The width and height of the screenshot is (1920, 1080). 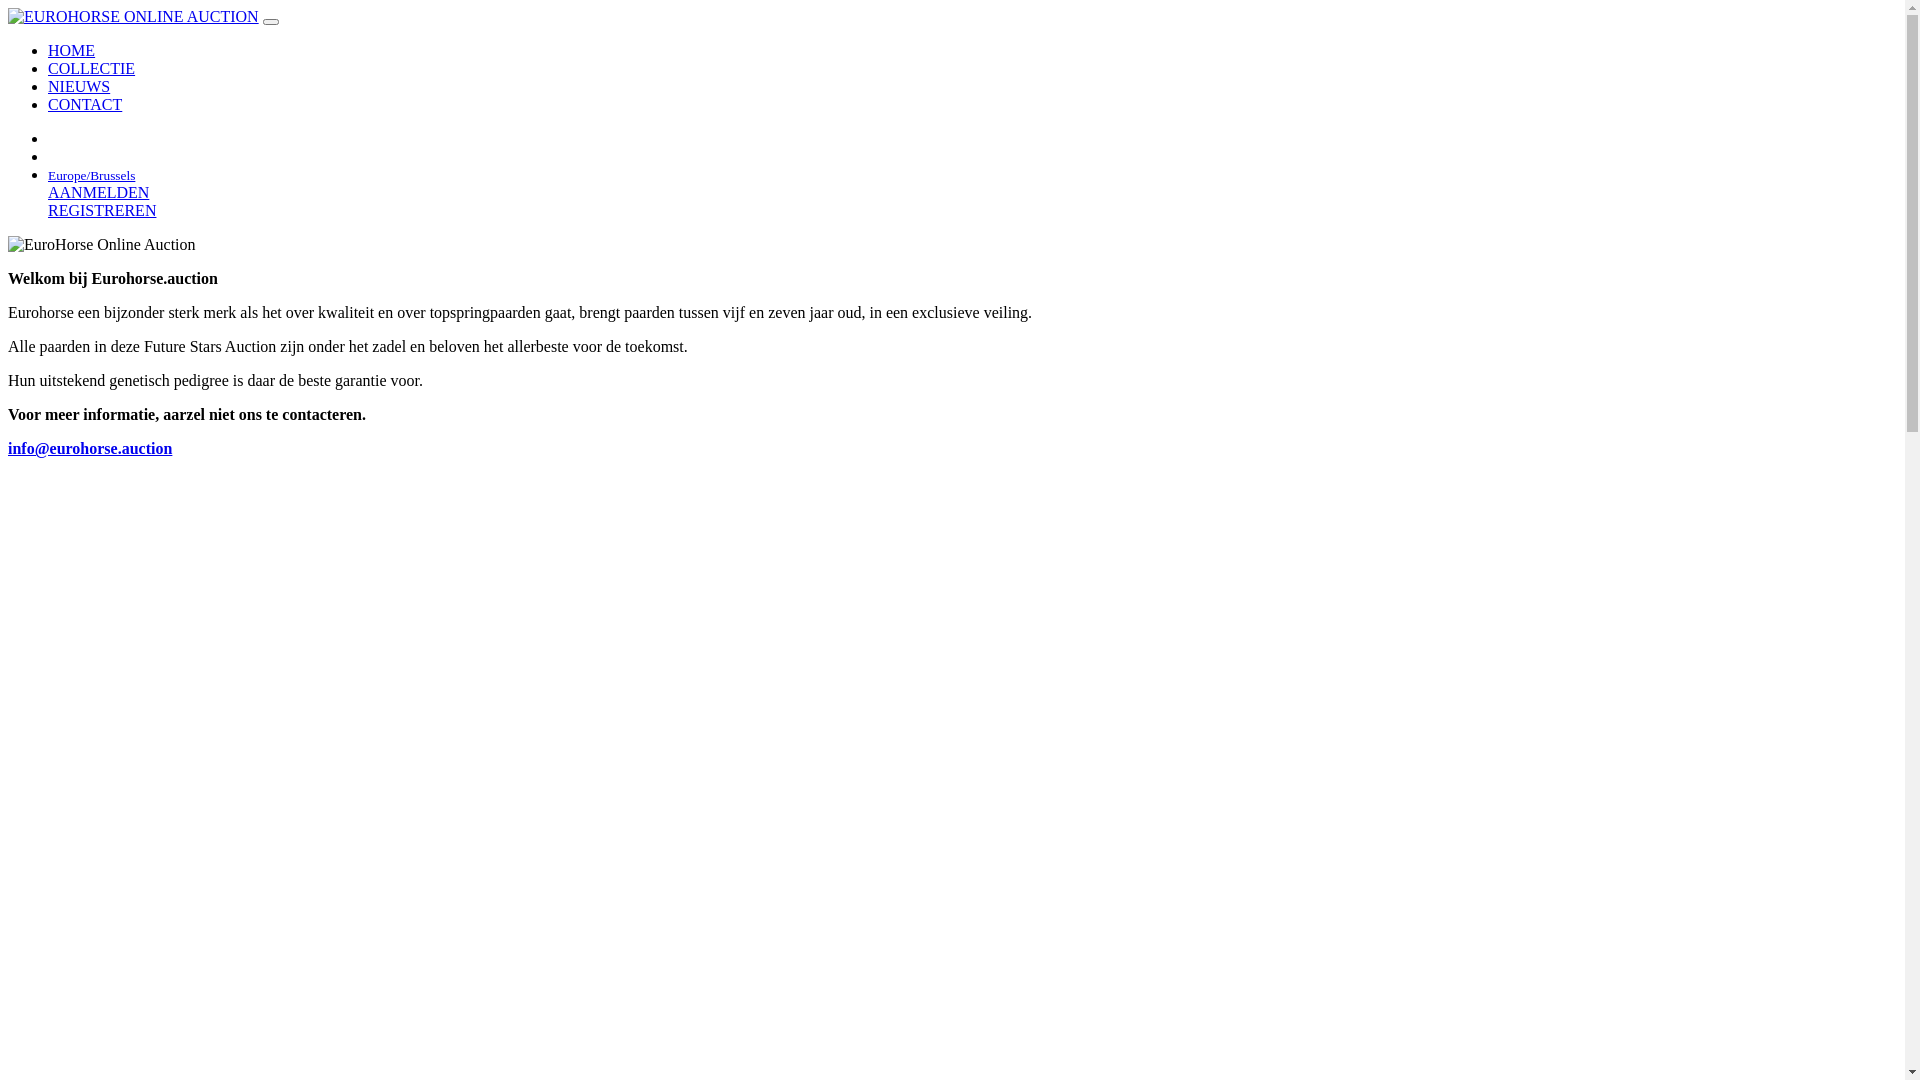 What do you see at coordinates (89, 447) in the screenshot?
I see `'info@eurohorse.auction'` at bounding box center [89, 447].